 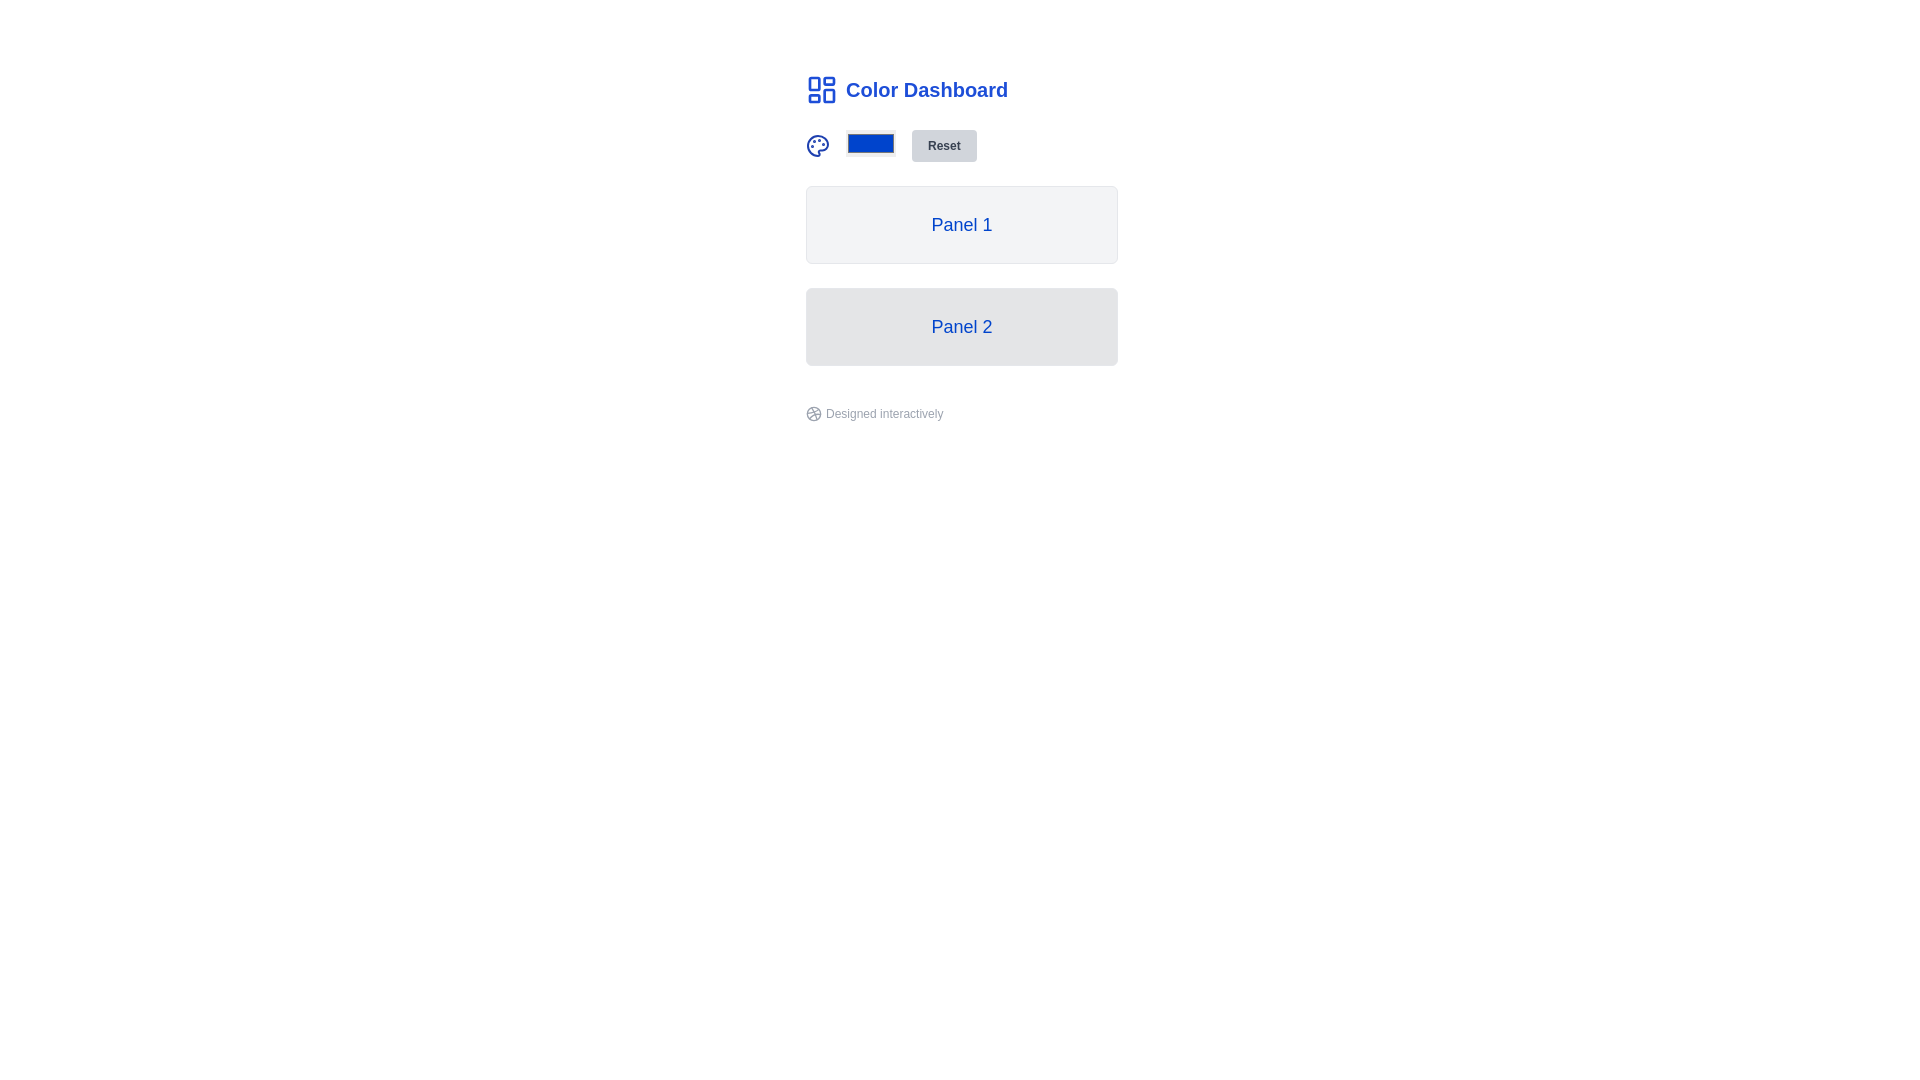 I want to click on the 'Panel 1' section, so click(x=961, y=246).